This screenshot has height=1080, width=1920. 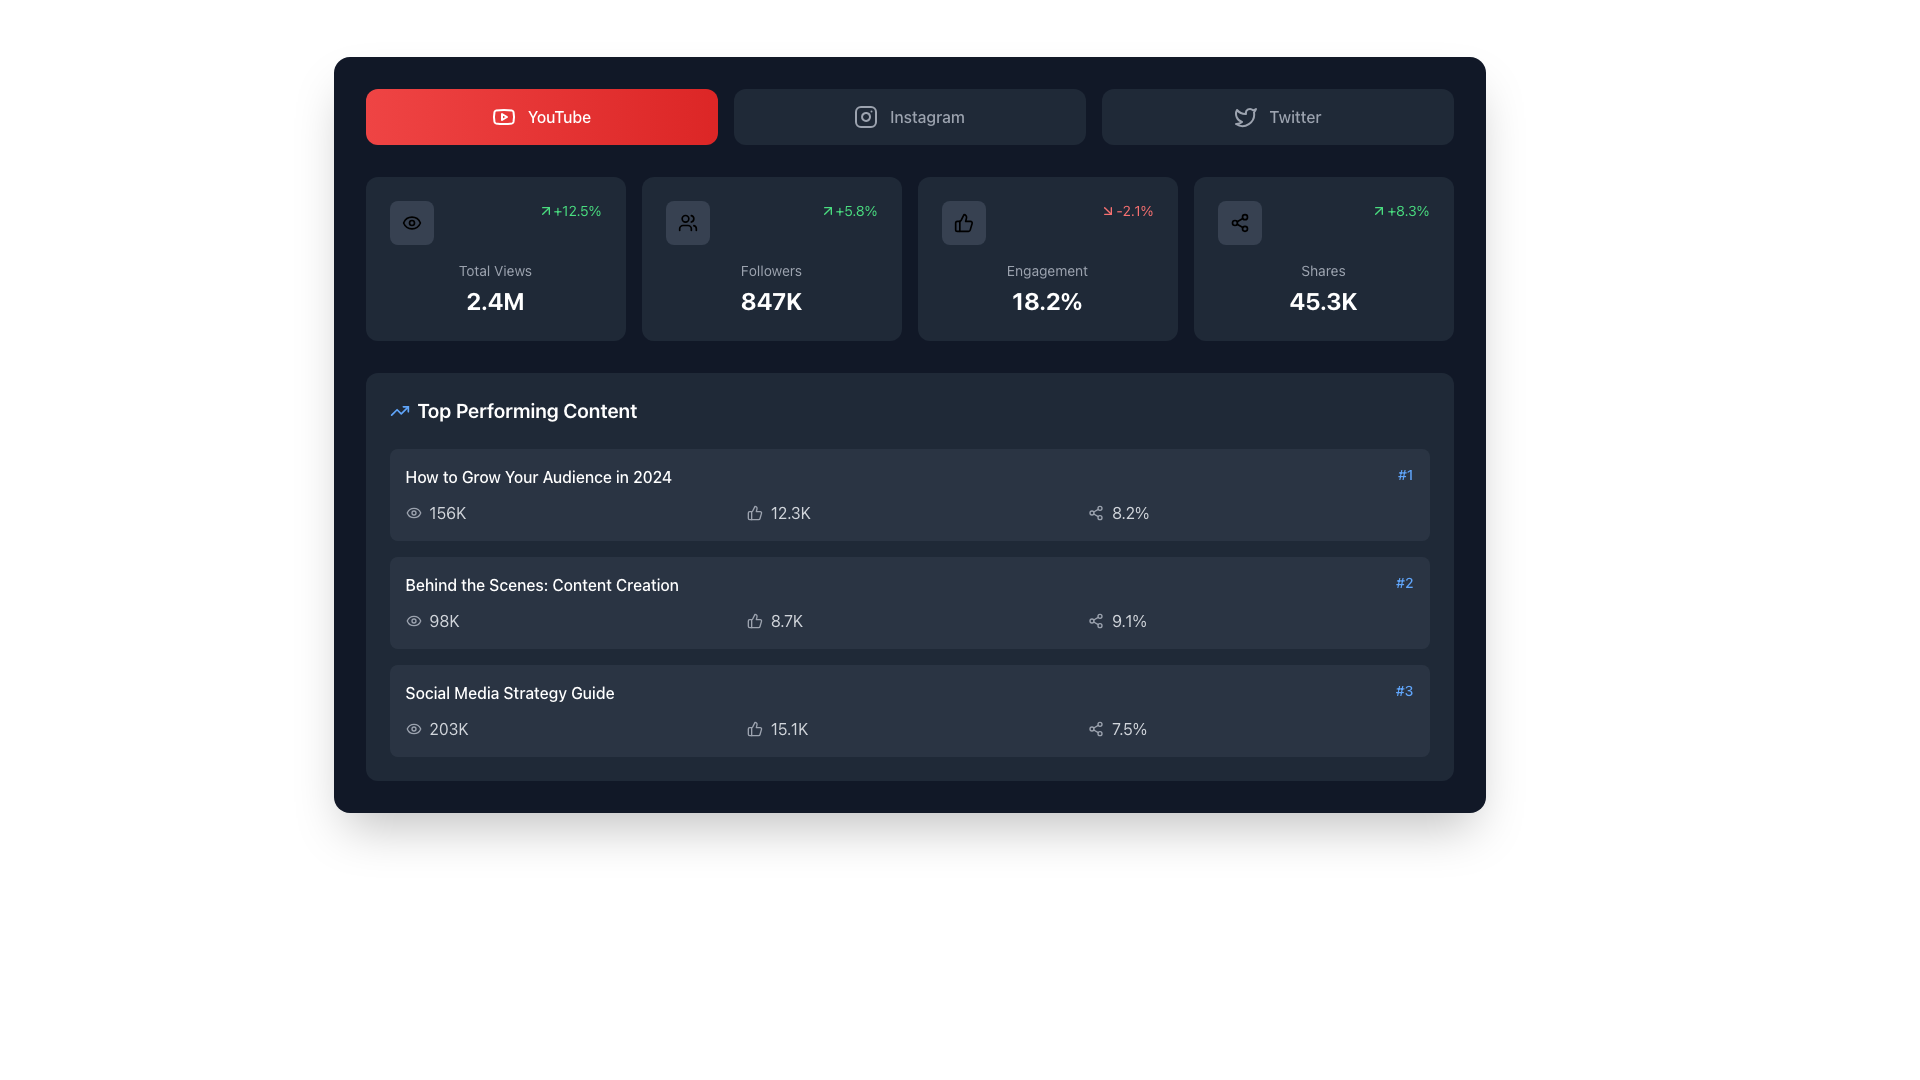 What do you see at coordinates (753, 512) in the screenshot?
I see `the thumbs-up icon located in the 'Top Performing Content' section, next to the engagement count of the list item 'Behind the Scenes: Content Creation'` at bounding box center [753, 512].